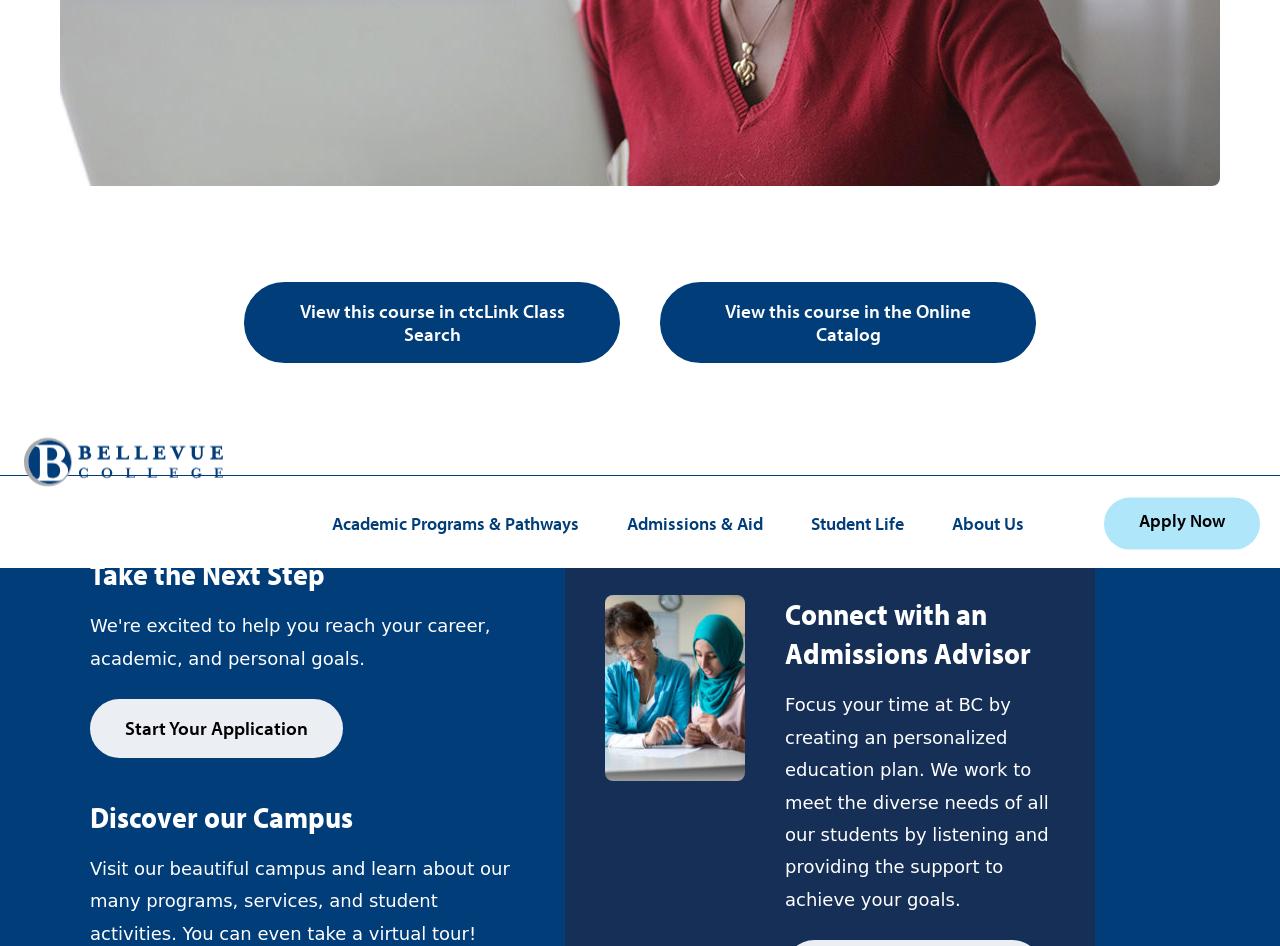  I want to click on 'Privacy Notice', so click(572, 344).